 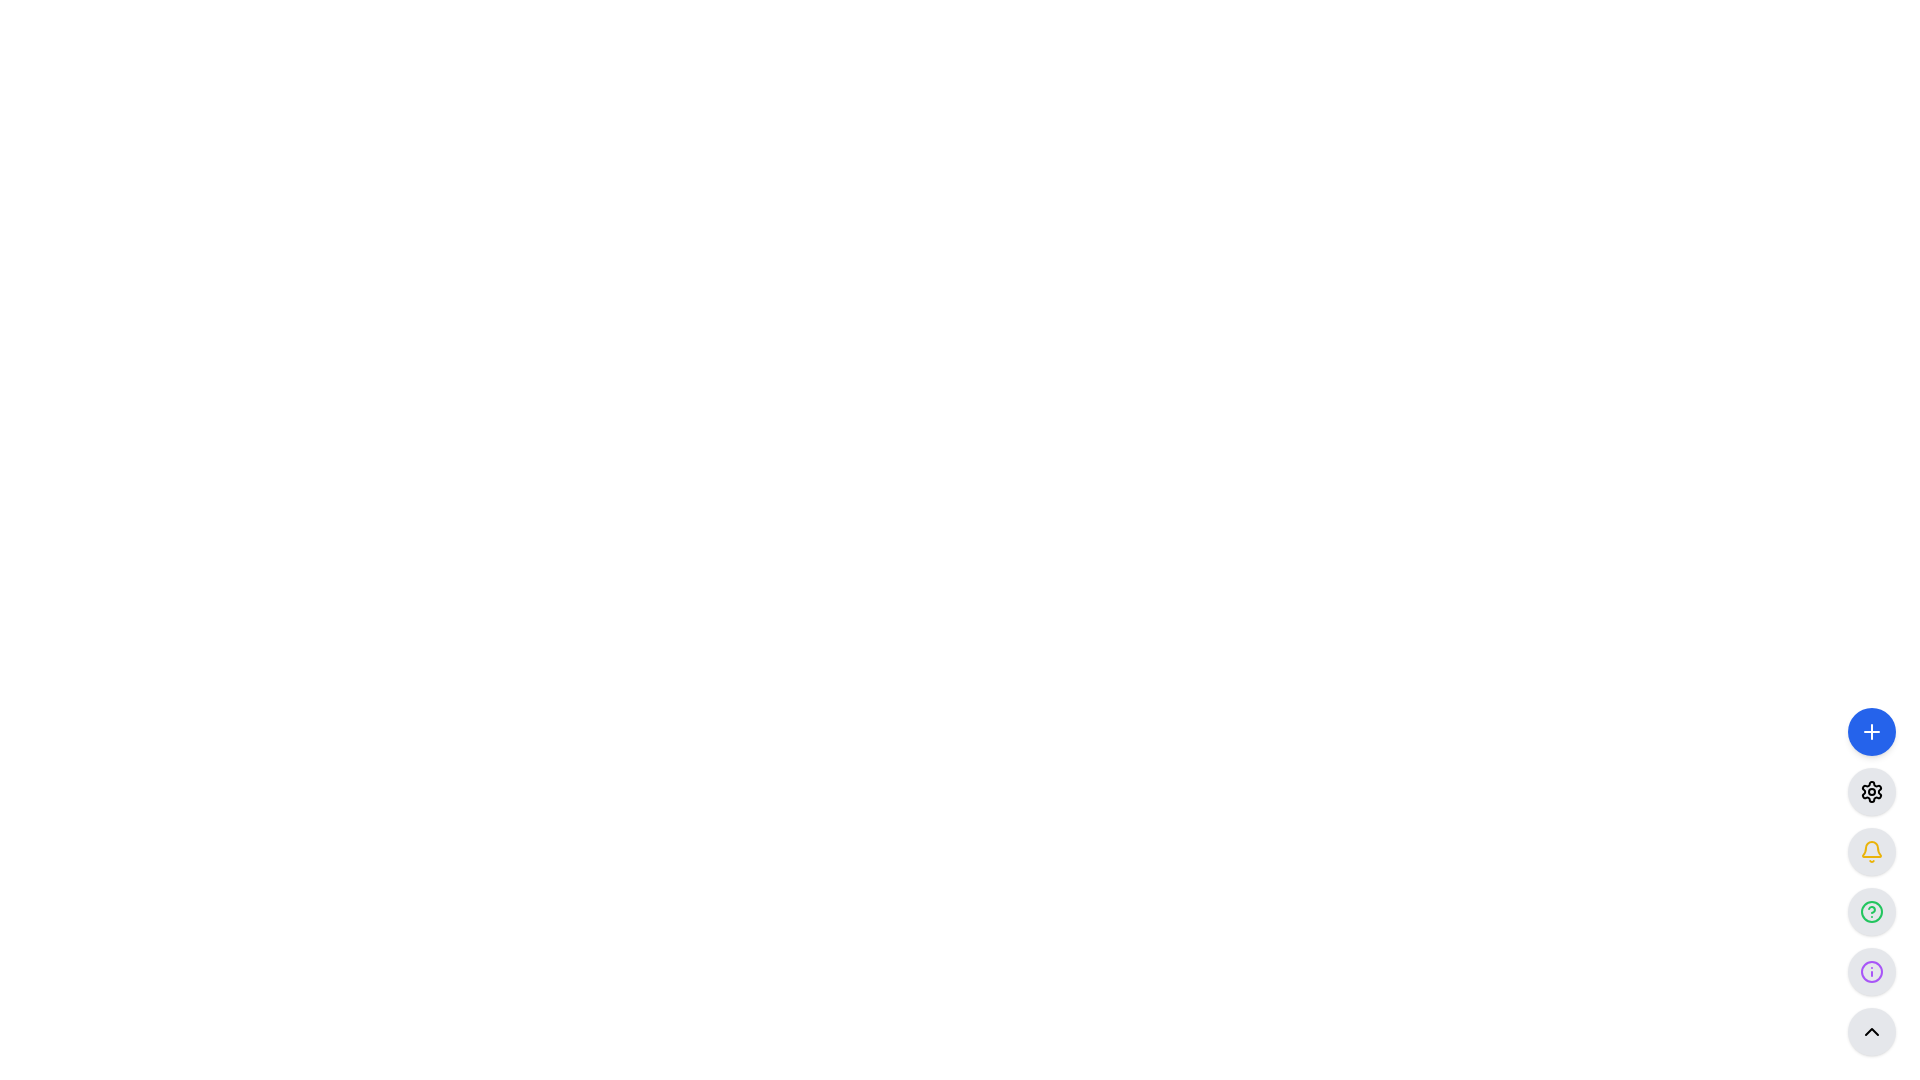 What do you see at coordinates (1871, 1032) in the screenshot?
I see `the upward scrolling icon located within the circular button at the bottom right of the vertical stack of buttons` at bounding box center [1871, 1032].